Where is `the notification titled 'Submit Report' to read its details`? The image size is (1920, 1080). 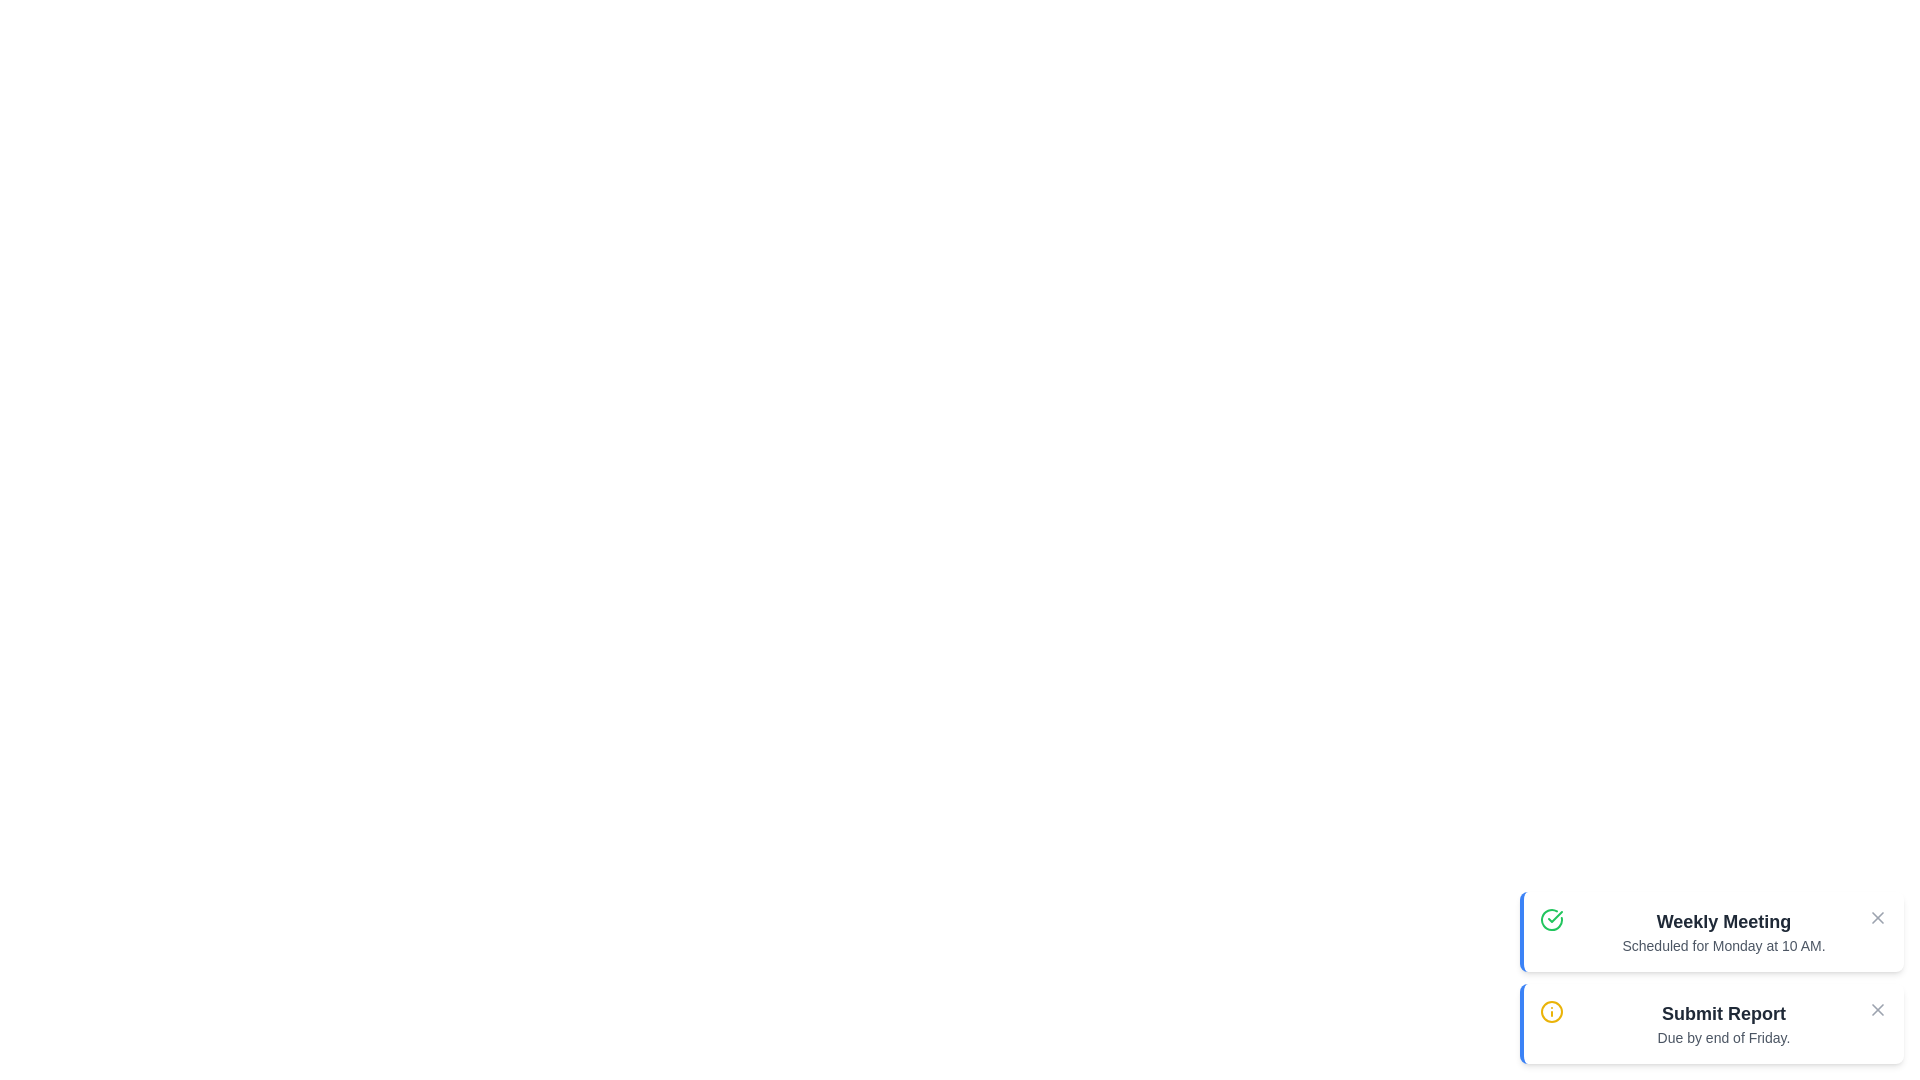
the notification titled 'Submit Report' to read its details is located at coordinates (1711, 1023).